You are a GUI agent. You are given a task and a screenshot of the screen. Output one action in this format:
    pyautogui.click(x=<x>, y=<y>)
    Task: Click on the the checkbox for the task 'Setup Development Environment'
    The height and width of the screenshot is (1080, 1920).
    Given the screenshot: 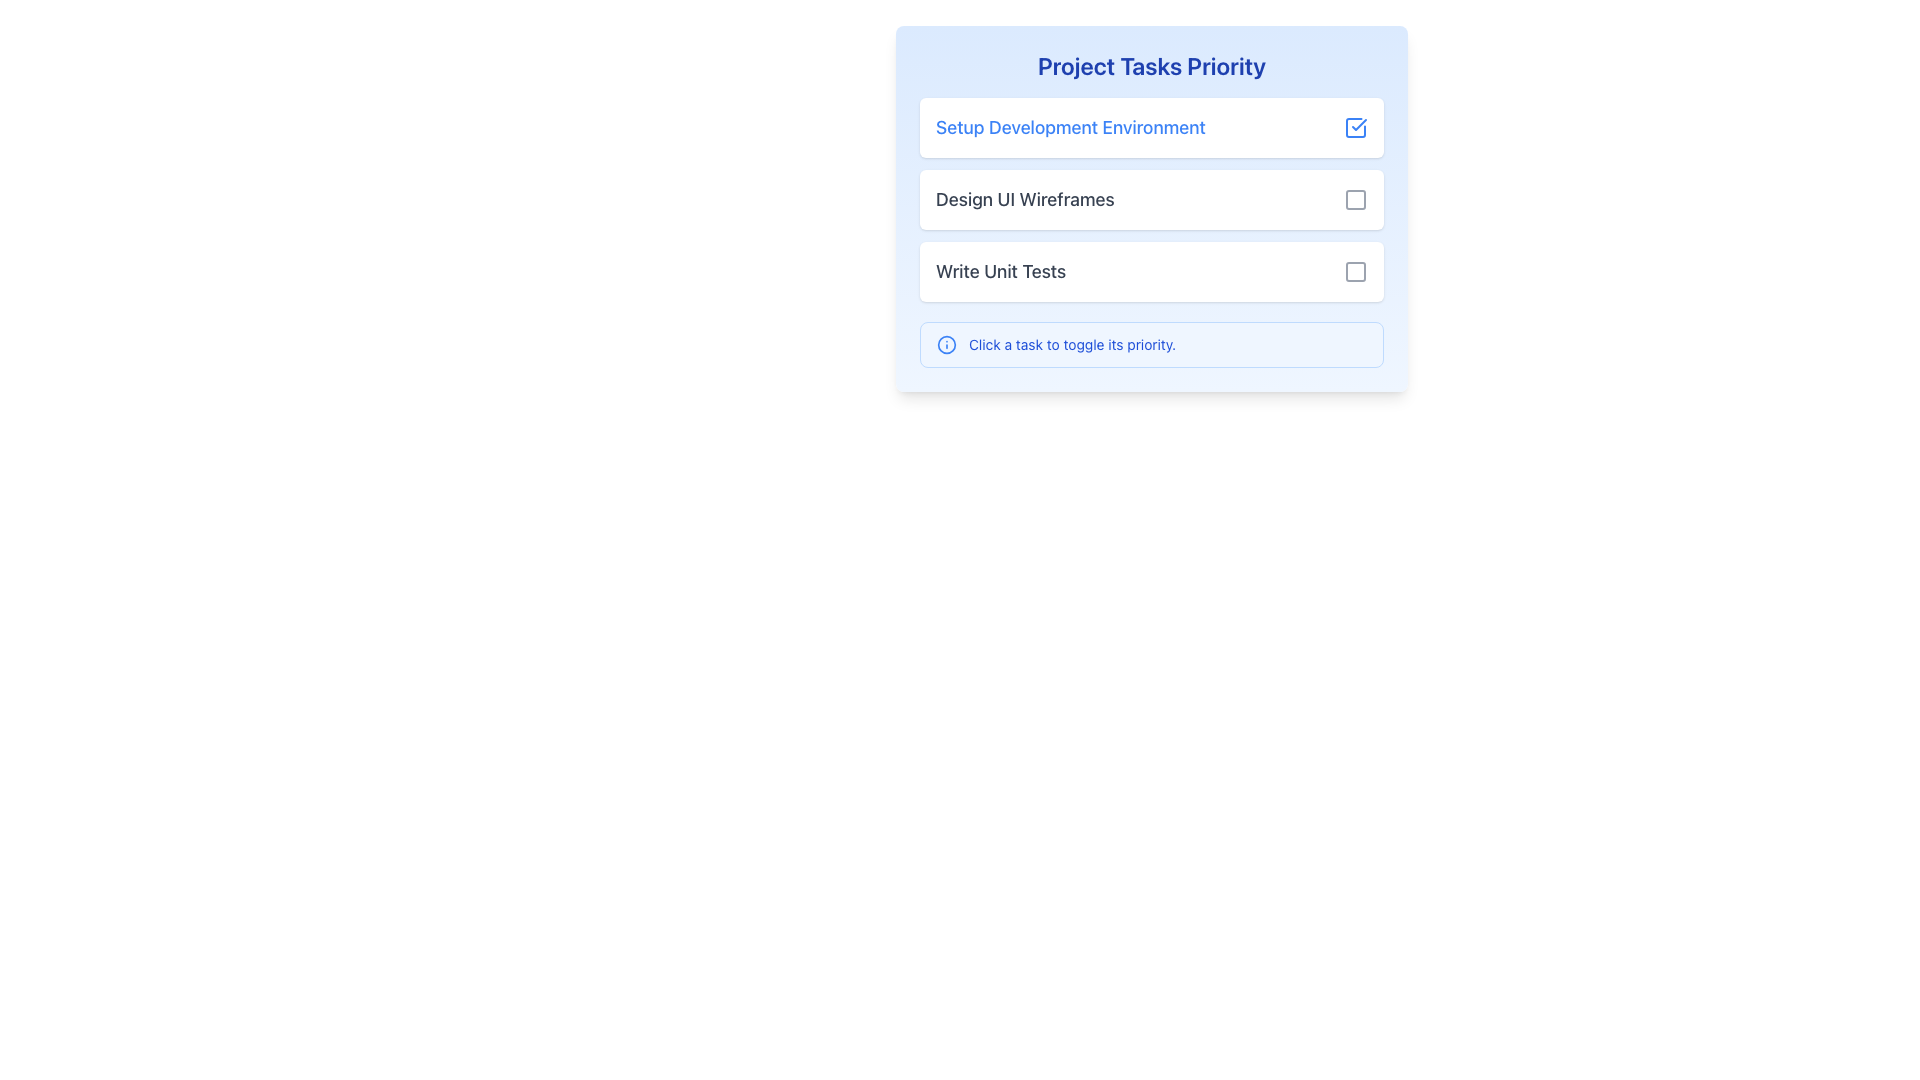 What is the action you would take?
    pyautogui.click(x=1356, y=127)
    